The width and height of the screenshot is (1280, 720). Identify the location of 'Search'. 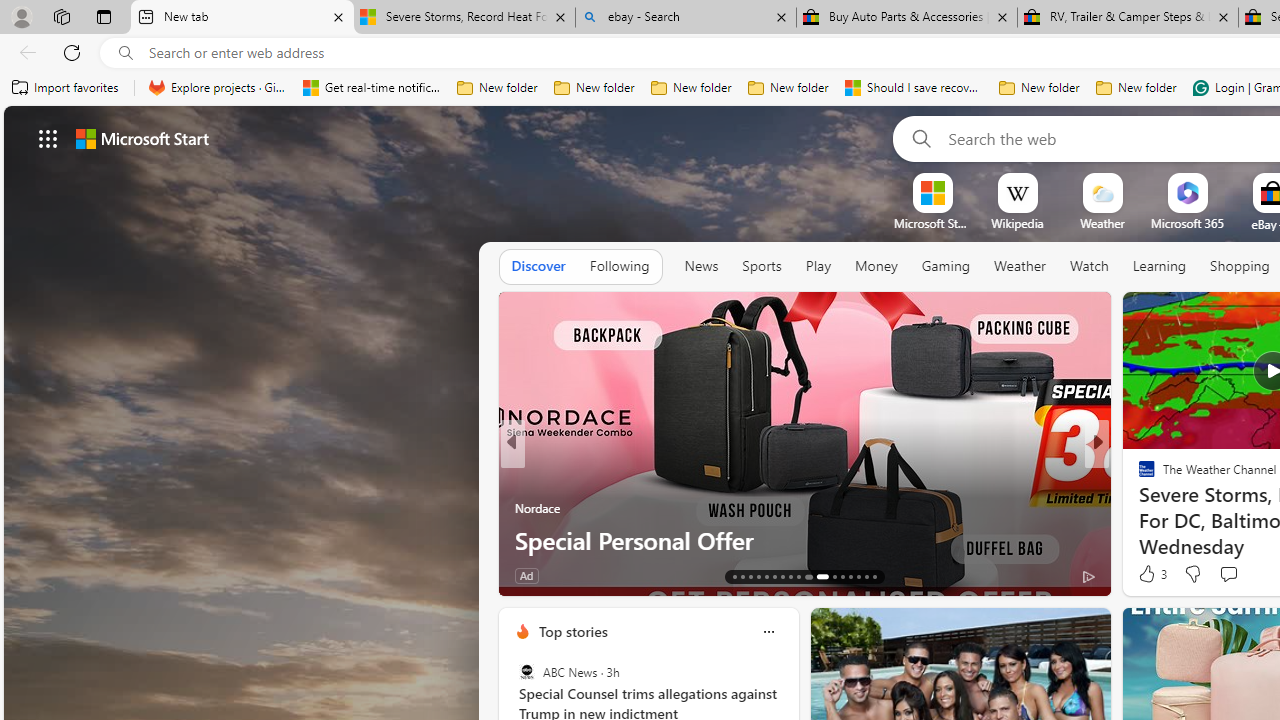
(916, 137).